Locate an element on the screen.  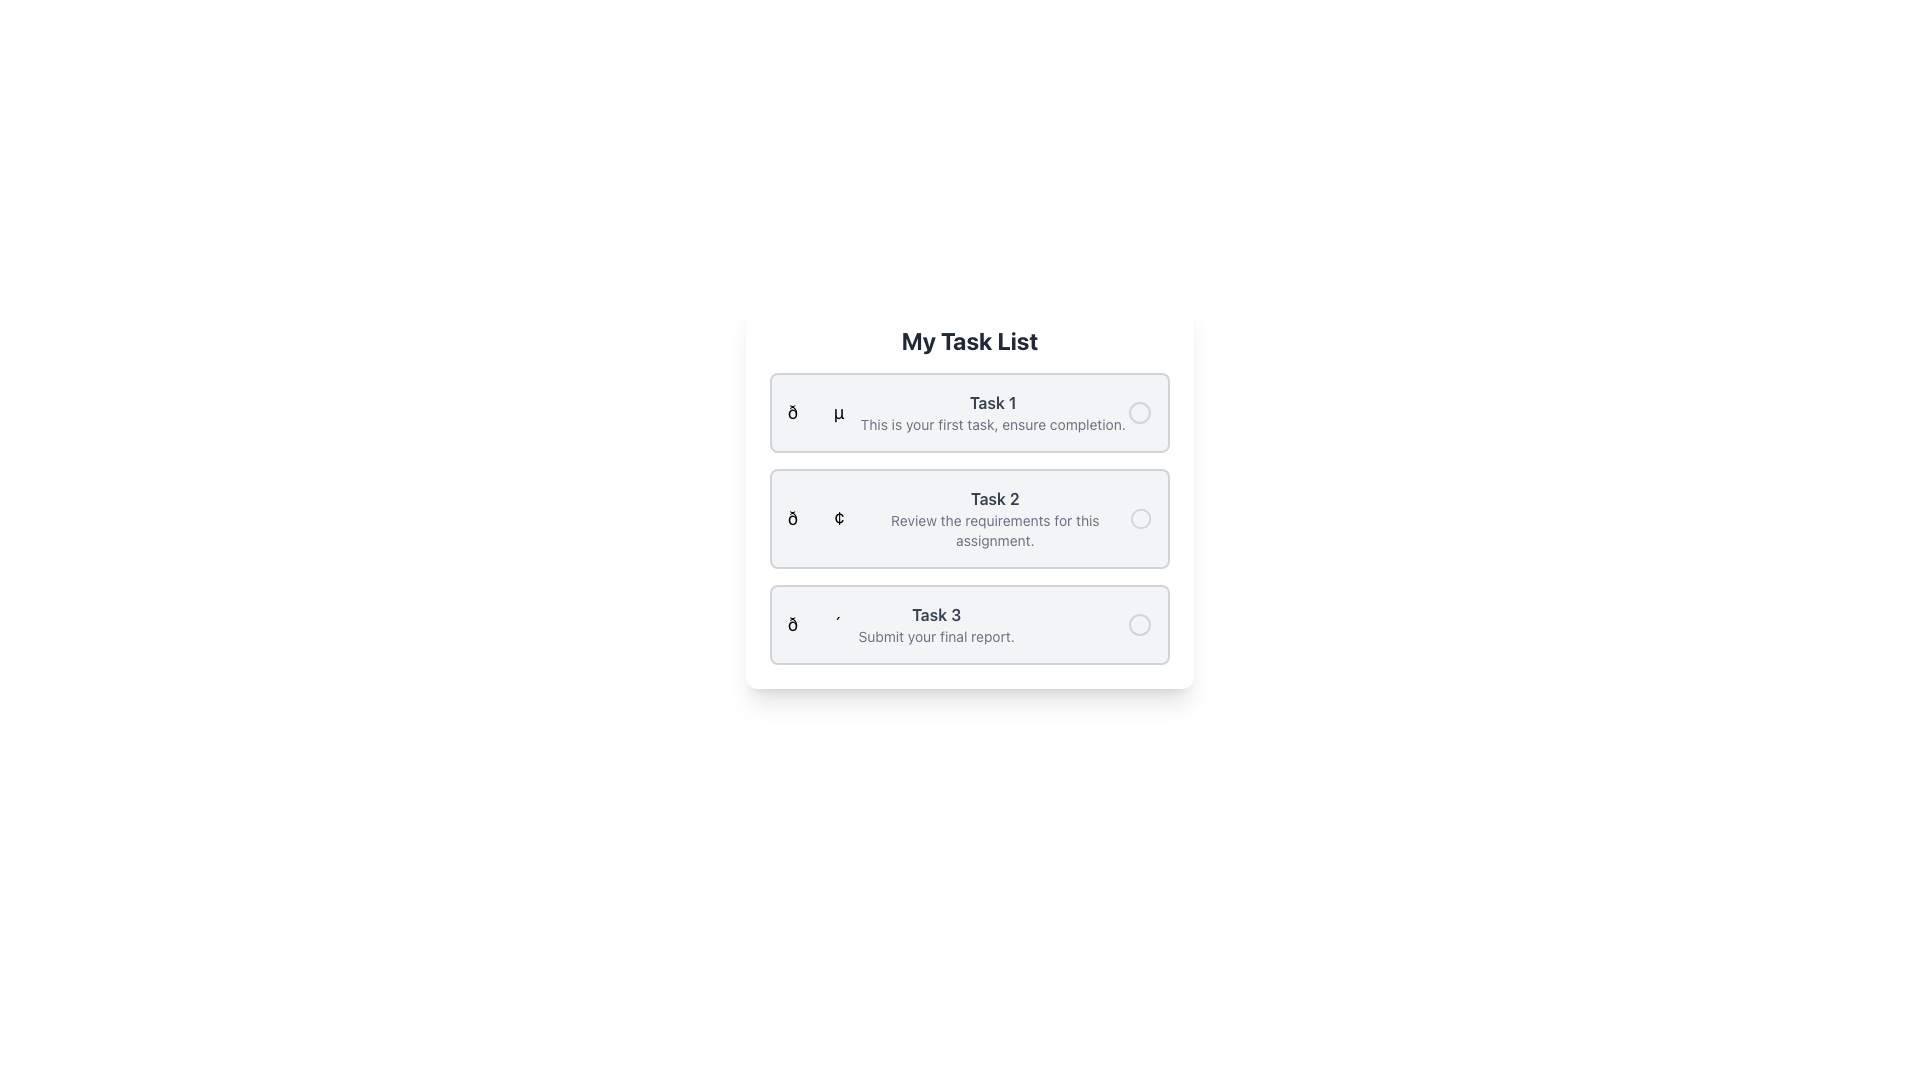
the circular icon with a white background and a visible circular outline, which is part of the task list interface, located to the right of the 'Task 3' list item is located at coordinates (1140, 623).